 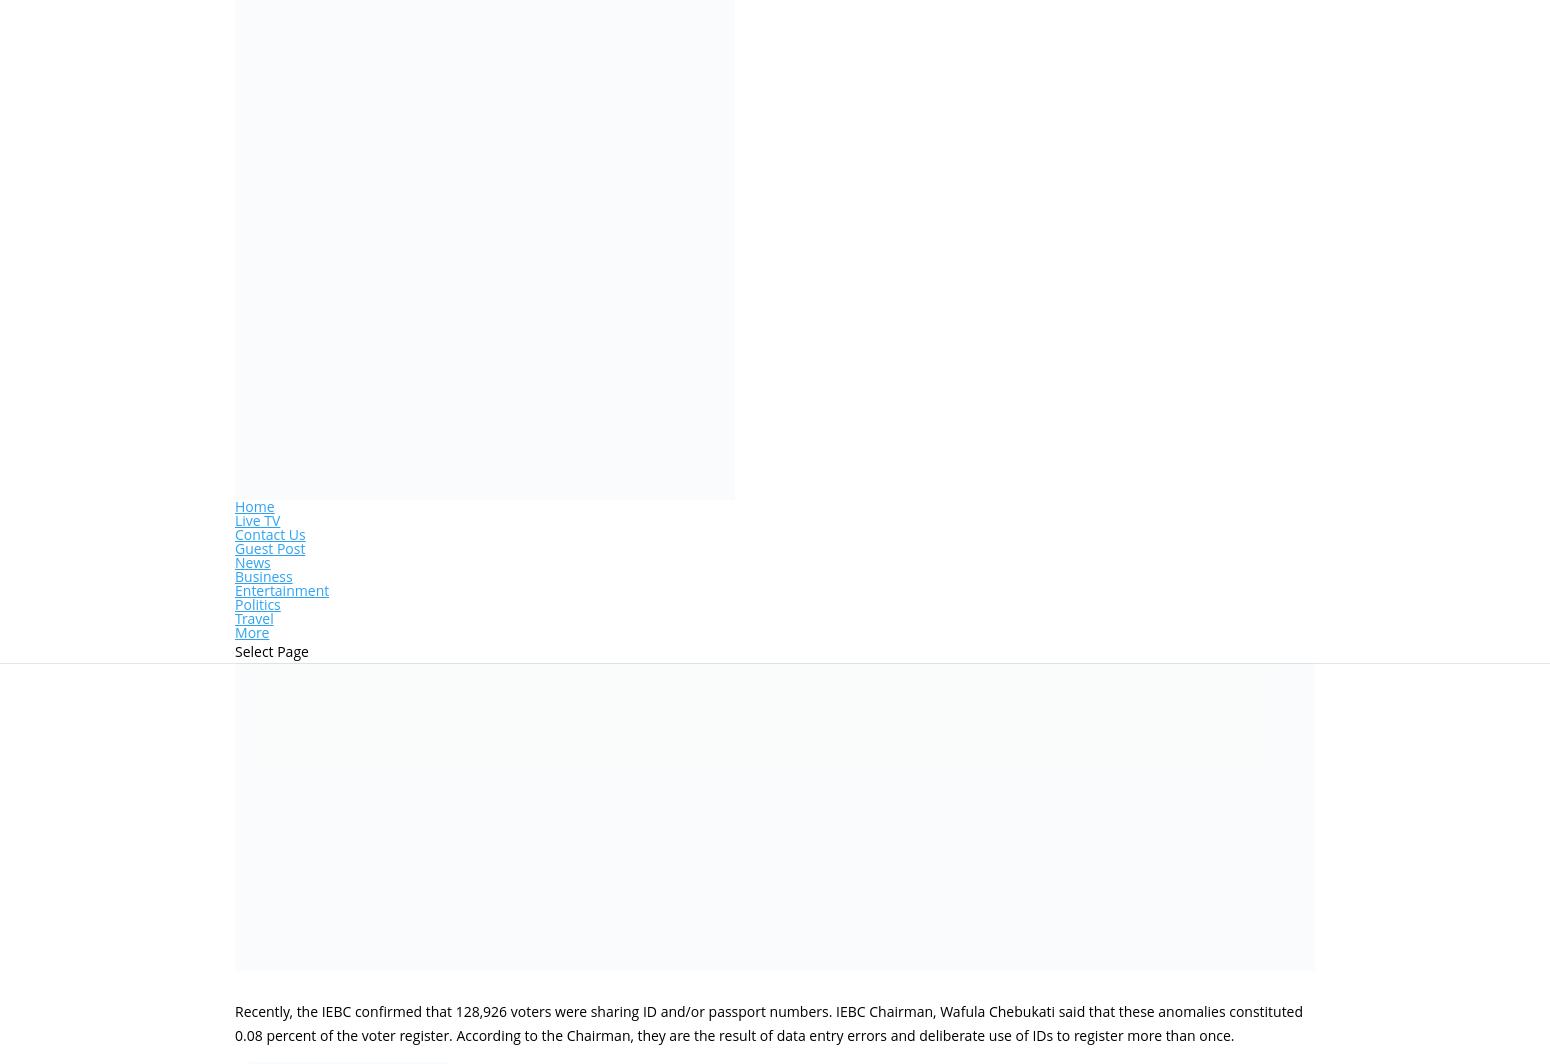 I want to click on '0 comments', so click(x=584, y=272).